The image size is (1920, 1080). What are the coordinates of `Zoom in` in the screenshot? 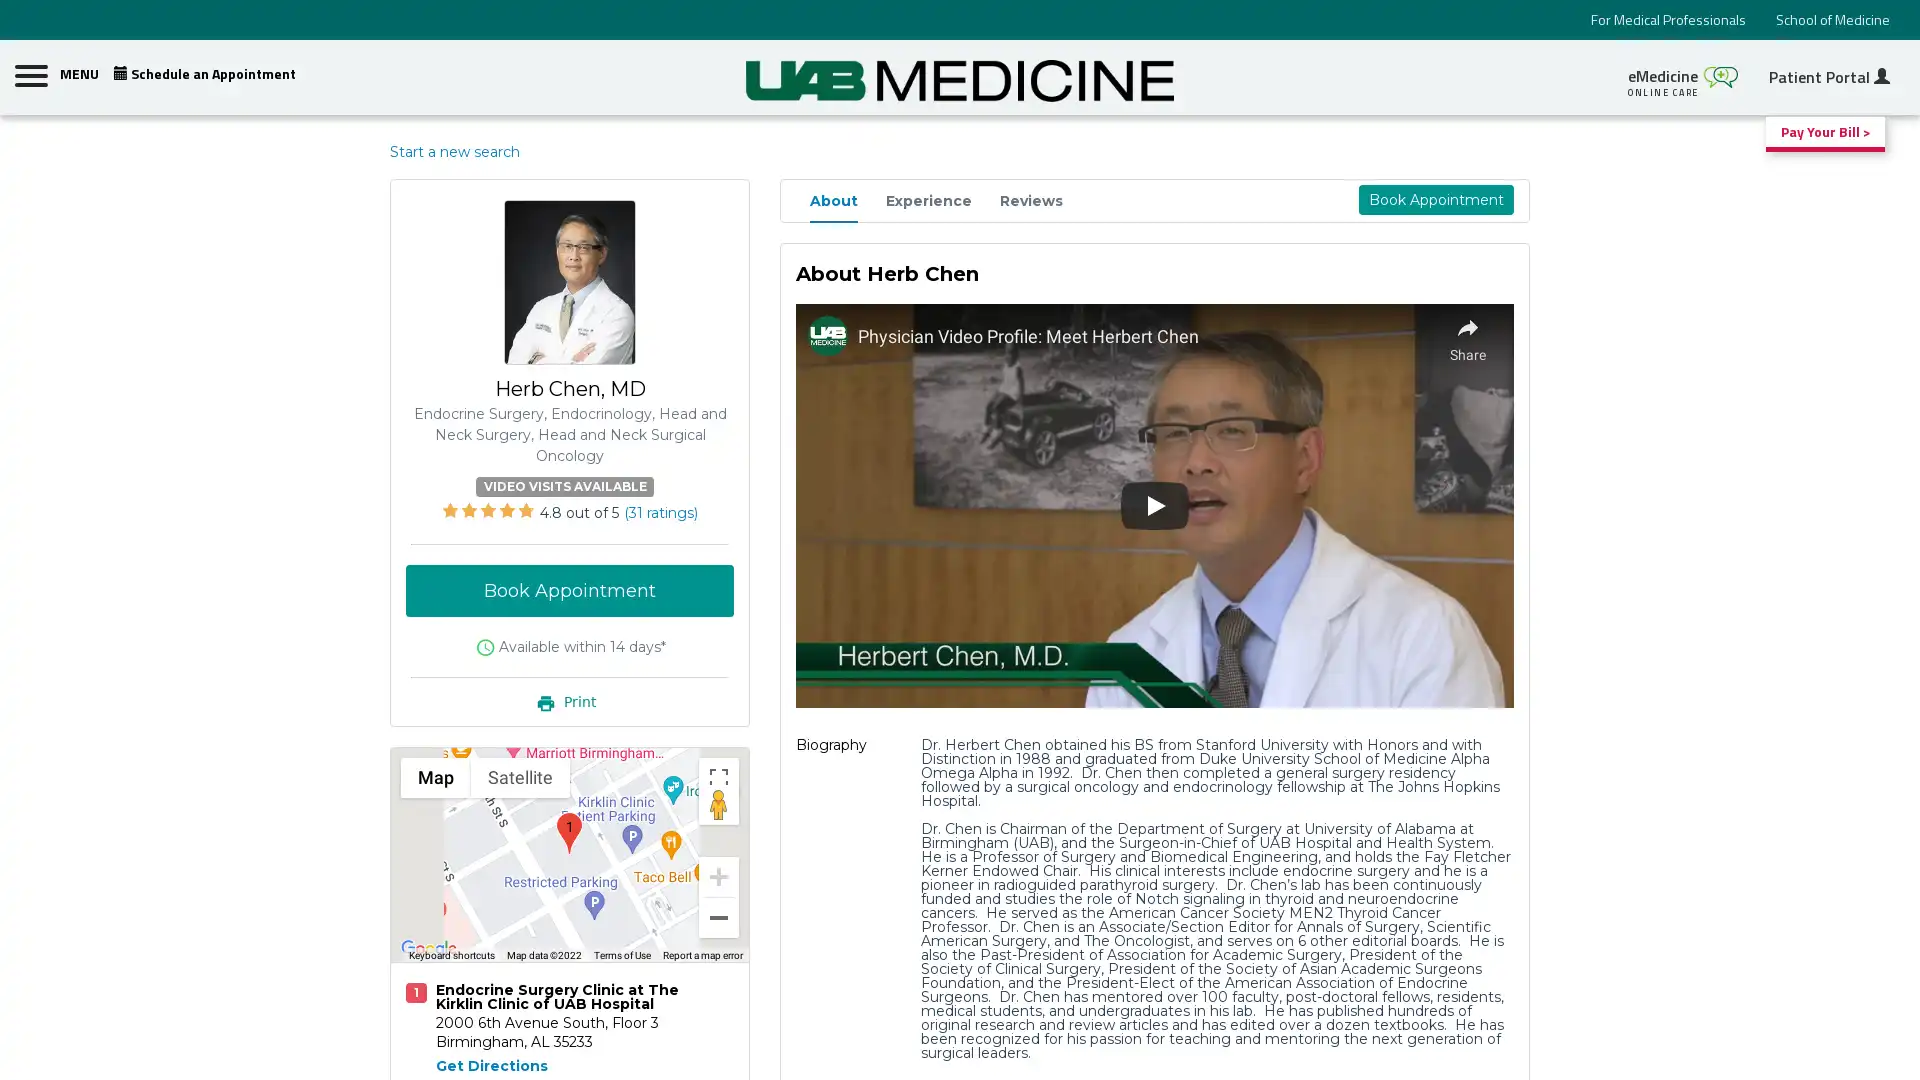 It's located at (719, 874).